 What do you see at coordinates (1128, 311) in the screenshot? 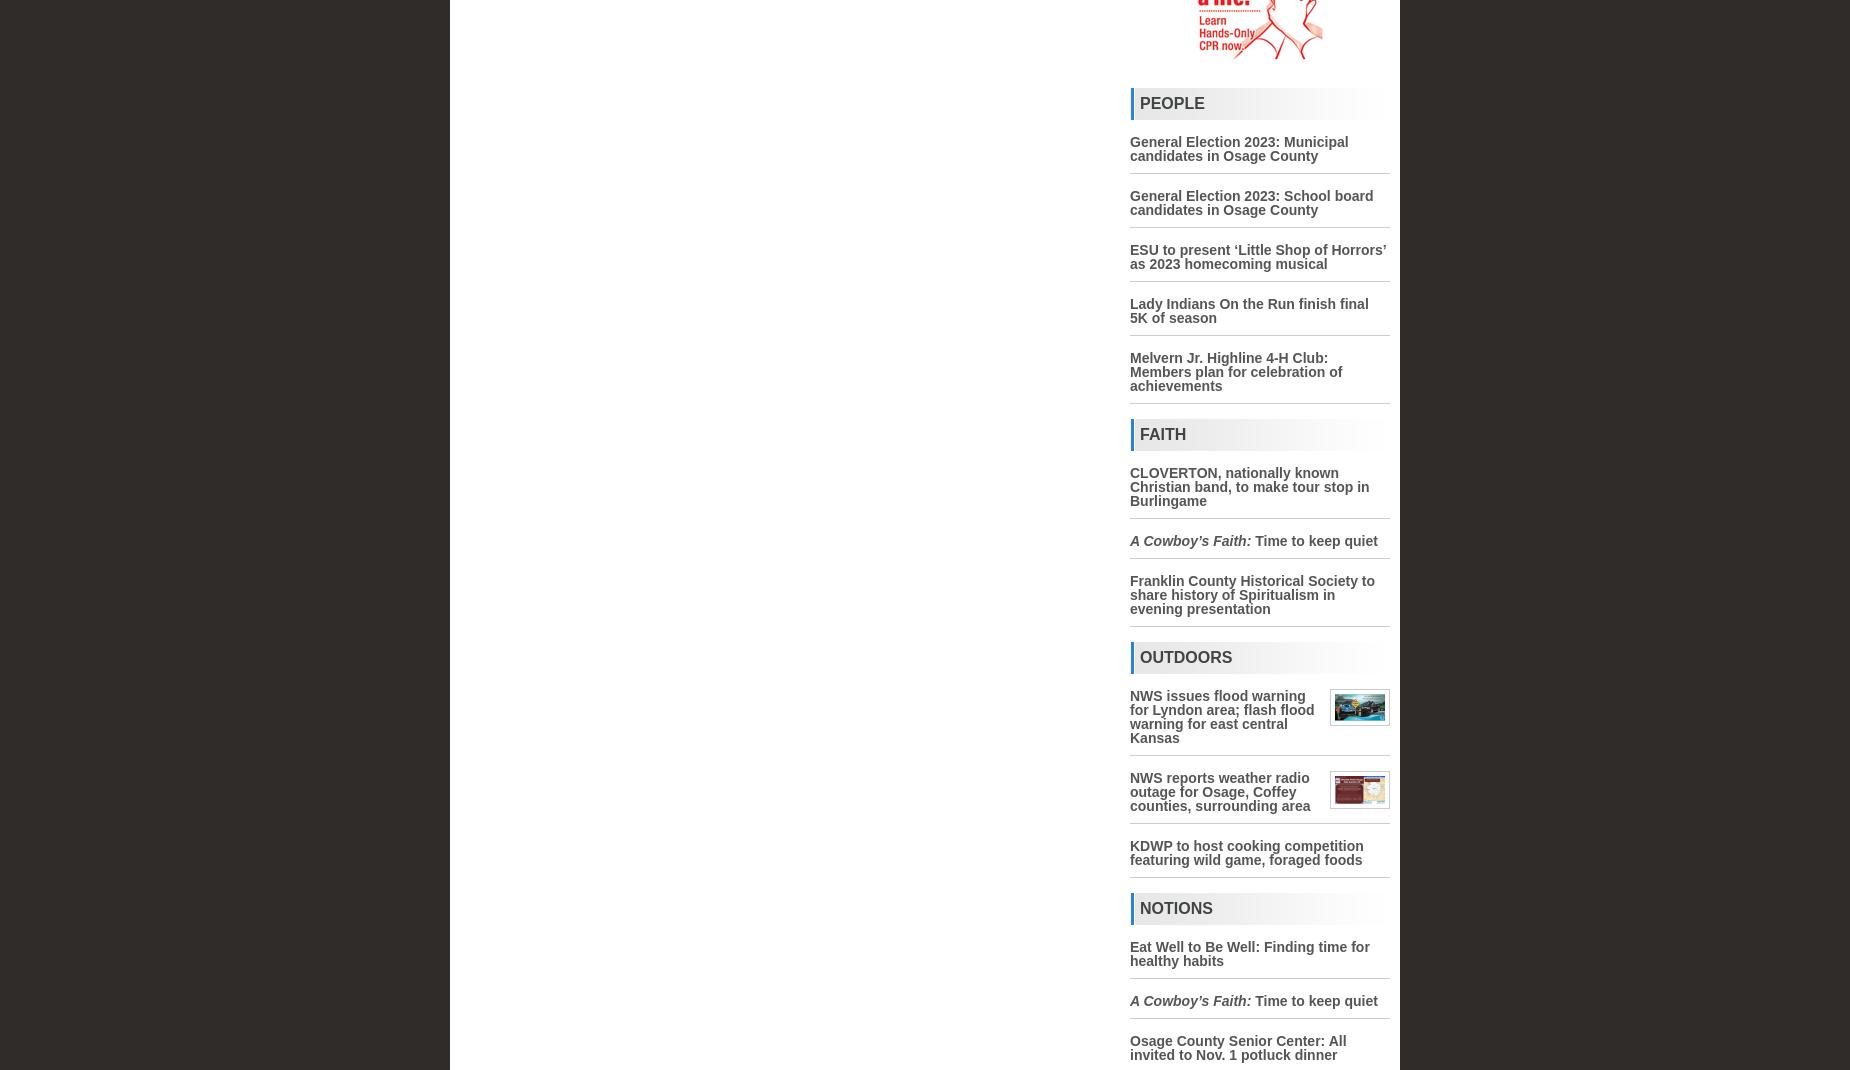
I see `'Lady Indians On the Run finish final 5K of season'` at bounding box center [1128, 311].